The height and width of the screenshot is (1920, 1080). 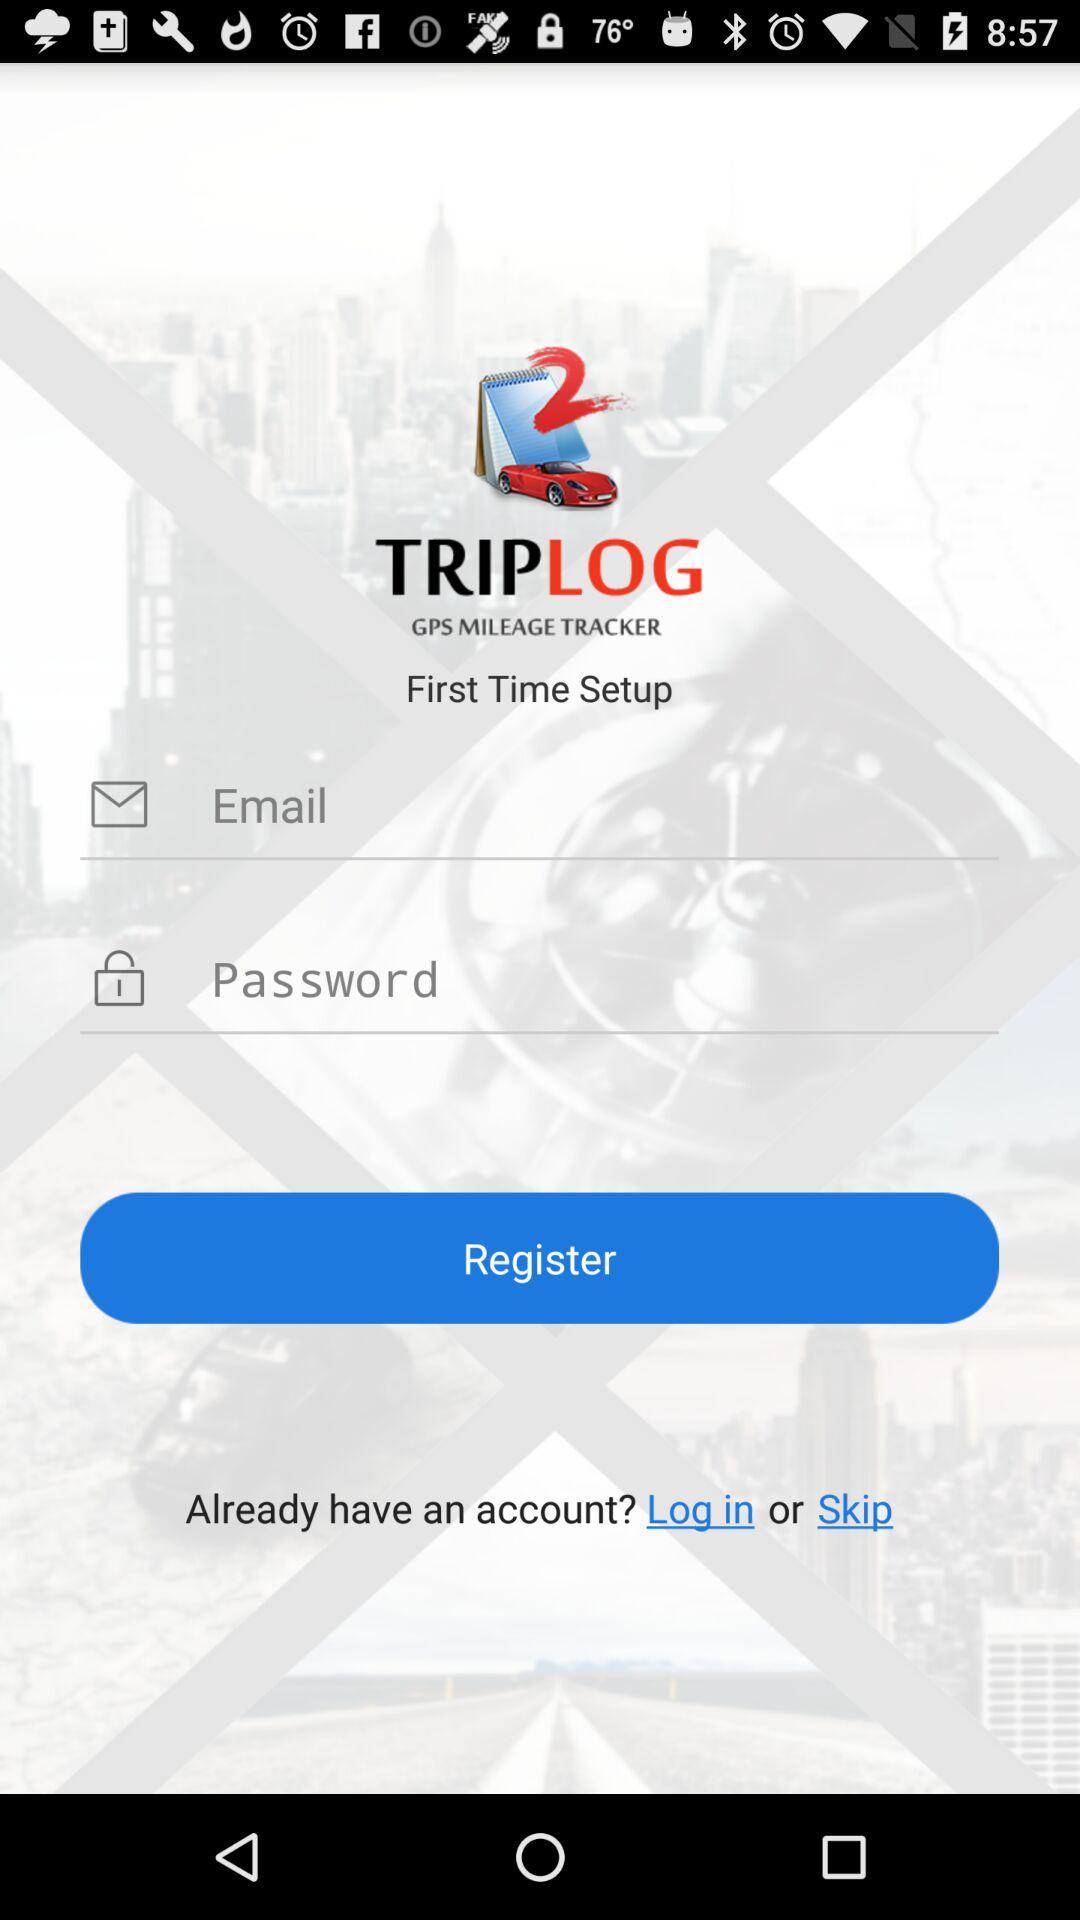 I want to click on your password, so click(x=604, y=978).